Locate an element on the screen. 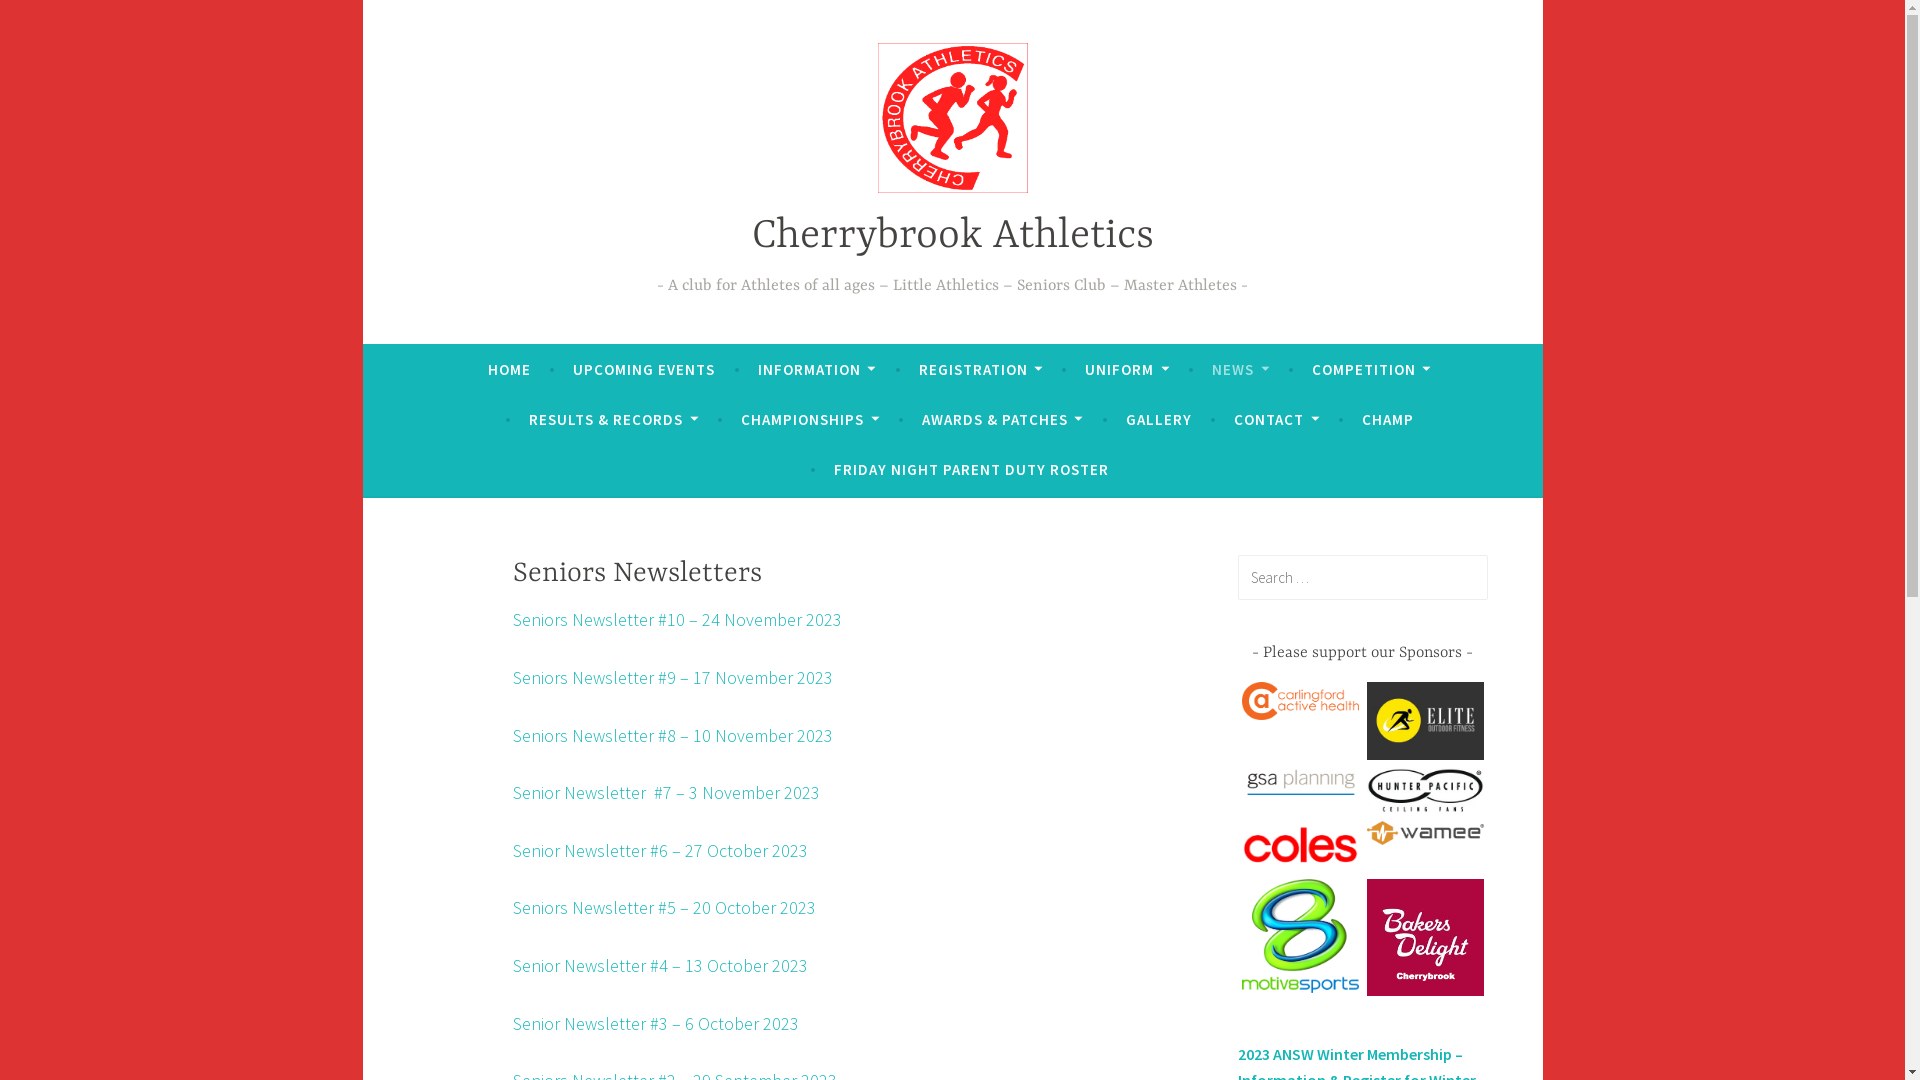 This screenshot has height=1080, width=1920. 'UPCOMING EVENTS' is located at coordinates (643, 370).